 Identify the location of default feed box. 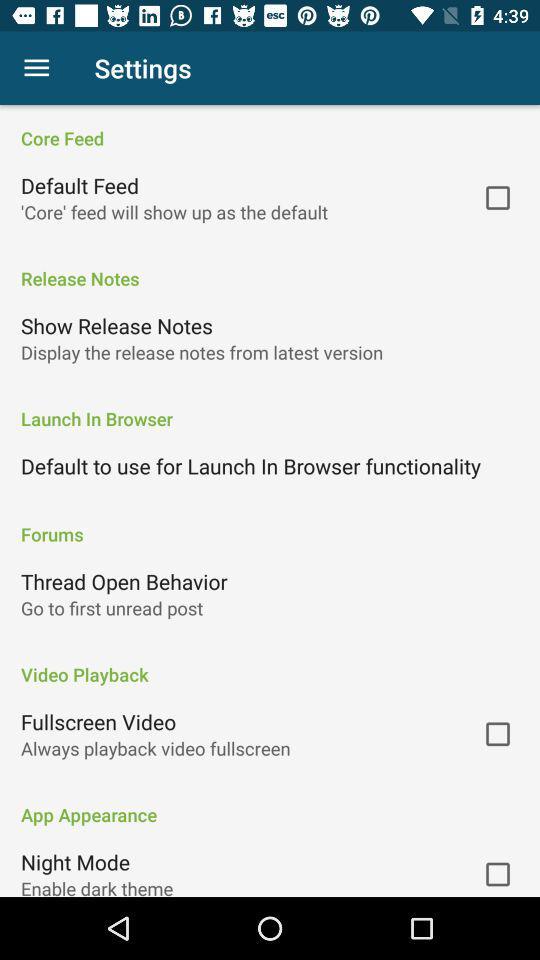
(496, 198).